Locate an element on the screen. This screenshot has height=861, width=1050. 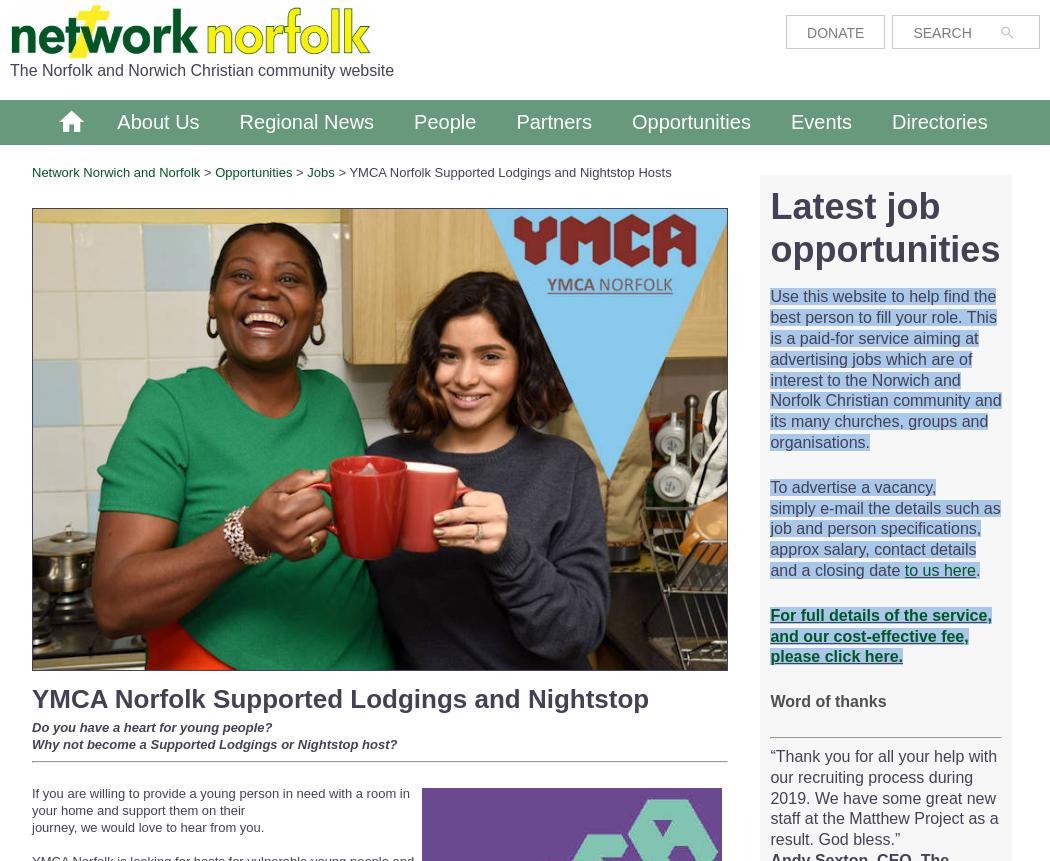
'Events' is located at coordinates (819, 121).